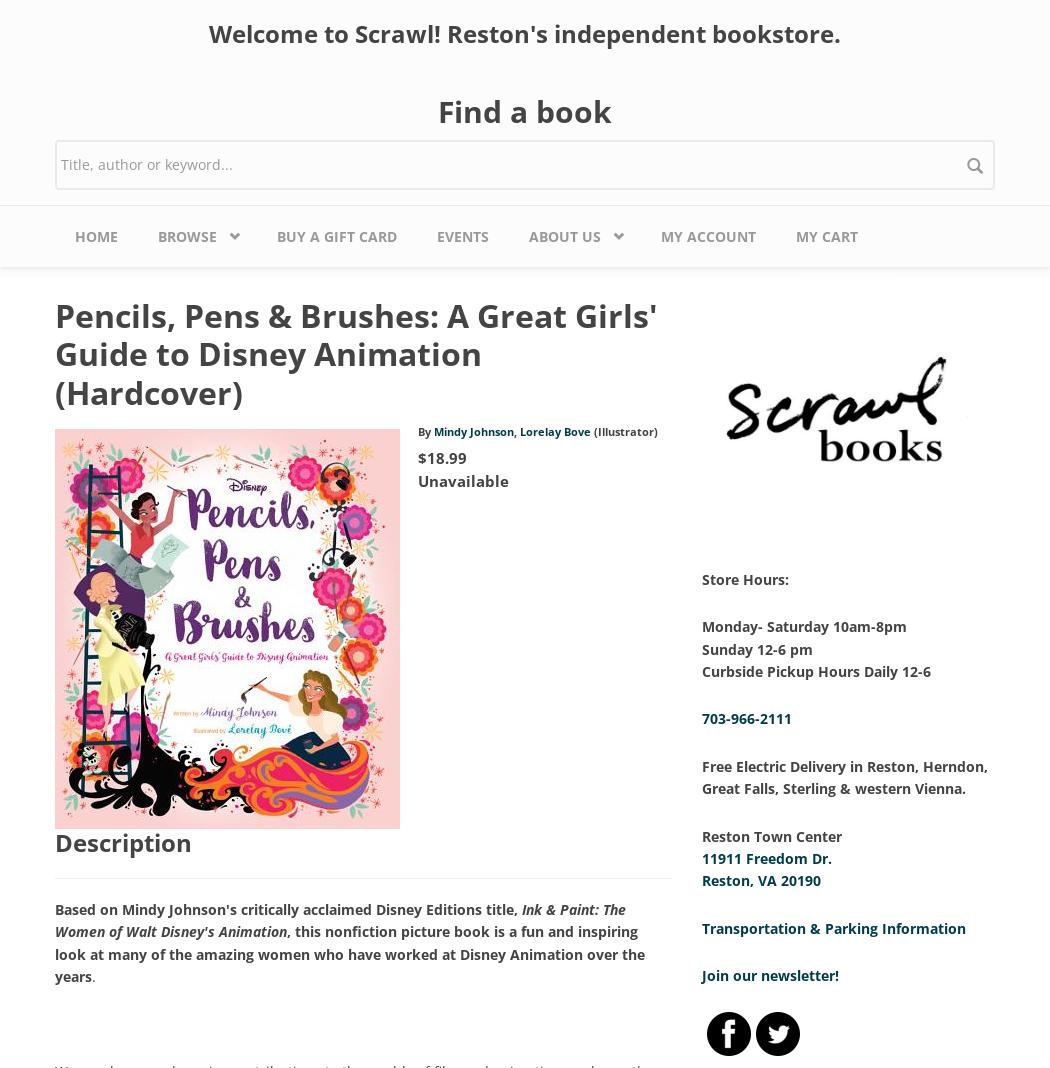  Describe the element at coordinates (525, 32) in the screenshot. I see `'Welcome to Scrawl! Reston's independent bookstore.'` at that location.